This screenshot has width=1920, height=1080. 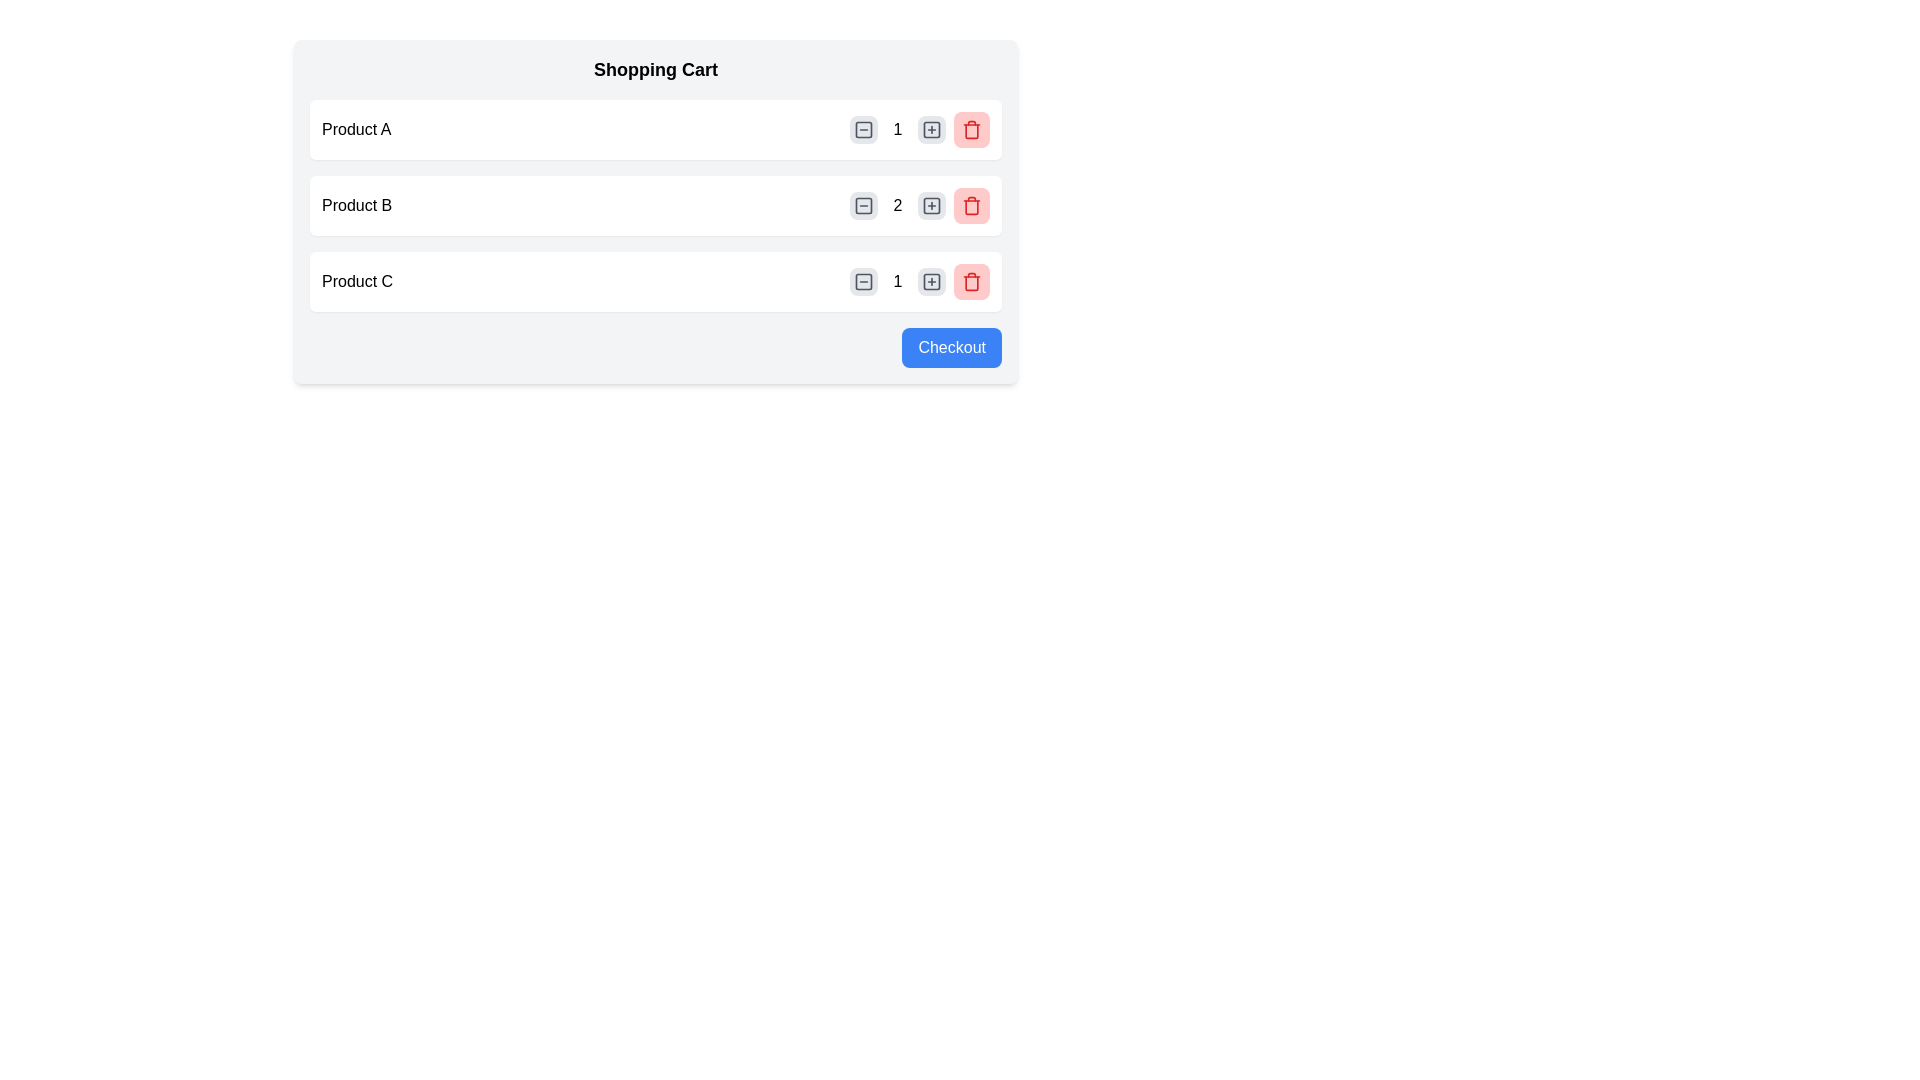 I want to click on the button to decrease the quantity of the first product in the shopping cart, located just to the left of the quantity indicator labeled '1', so click(x=864, y=130).